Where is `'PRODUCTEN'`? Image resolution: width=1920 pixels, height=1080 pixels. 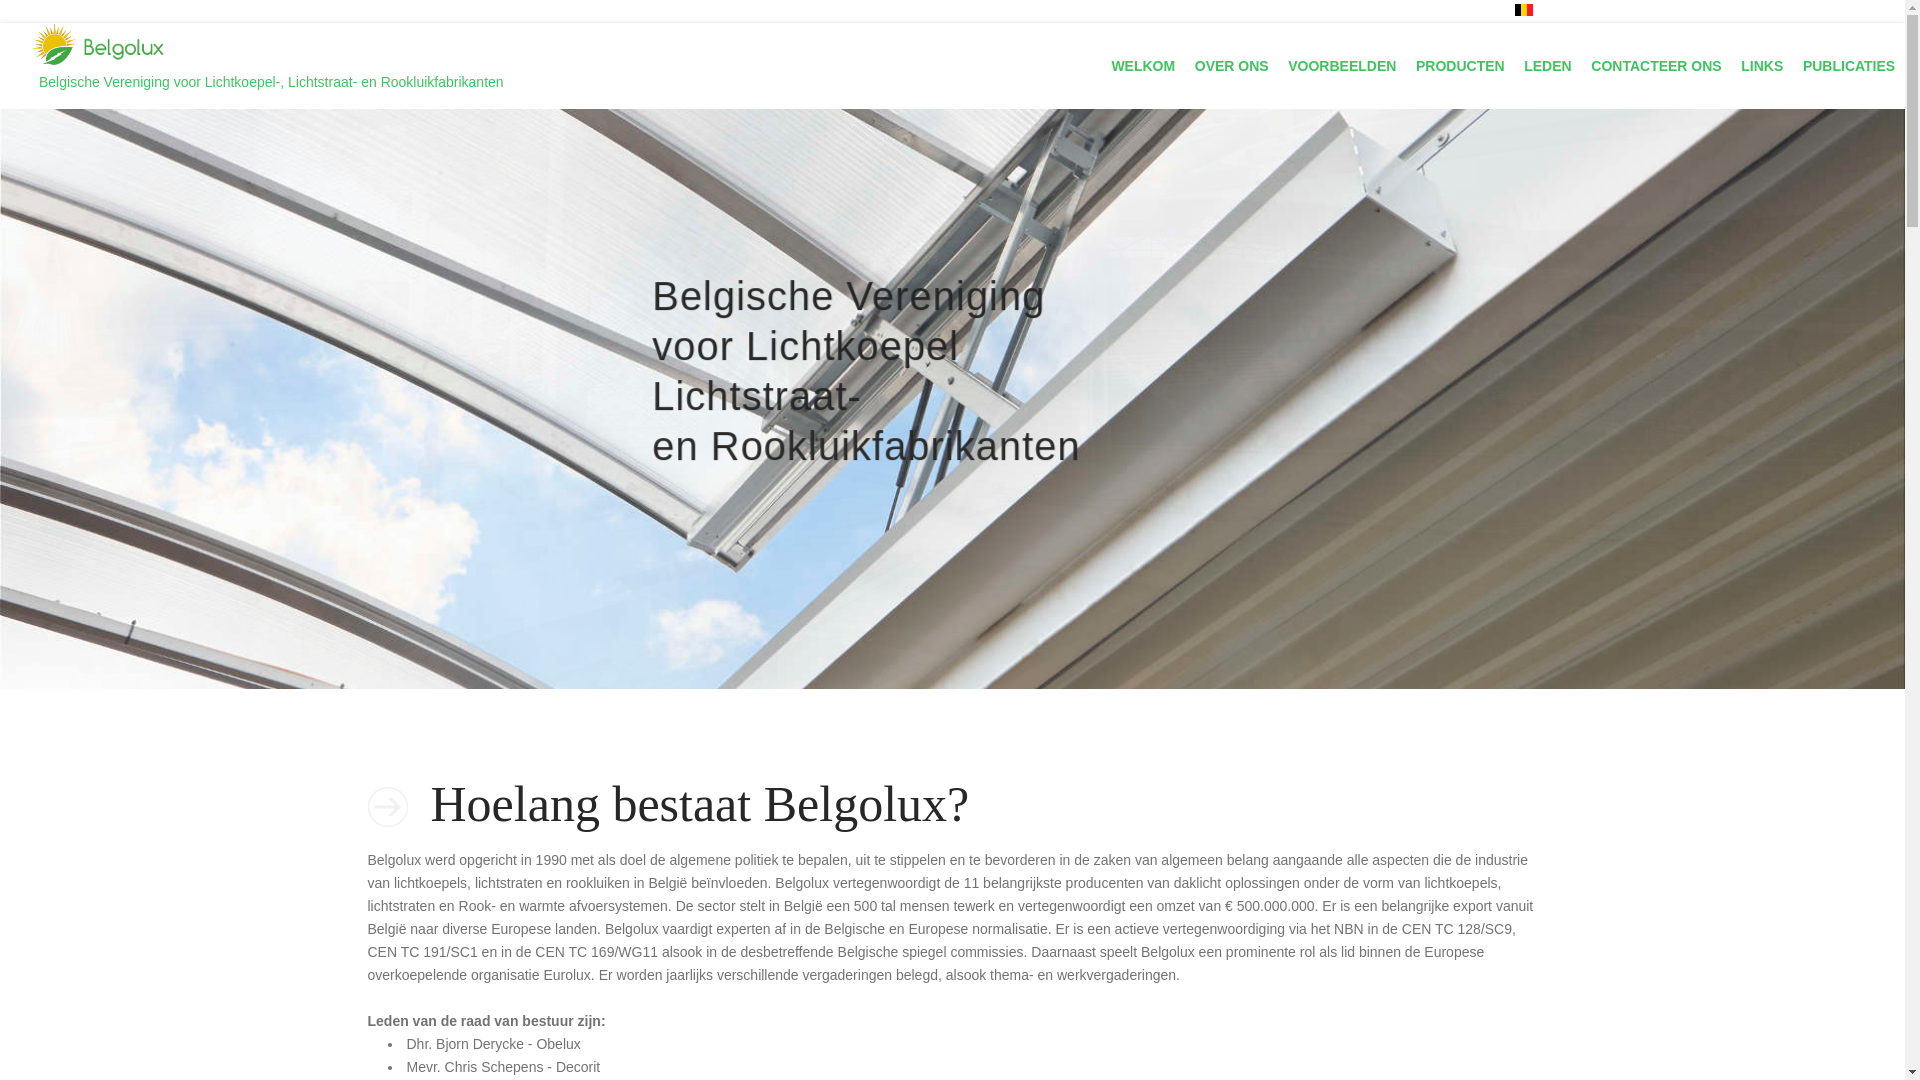
'PRODUCTEN' is located at coordinates (1459, 64).